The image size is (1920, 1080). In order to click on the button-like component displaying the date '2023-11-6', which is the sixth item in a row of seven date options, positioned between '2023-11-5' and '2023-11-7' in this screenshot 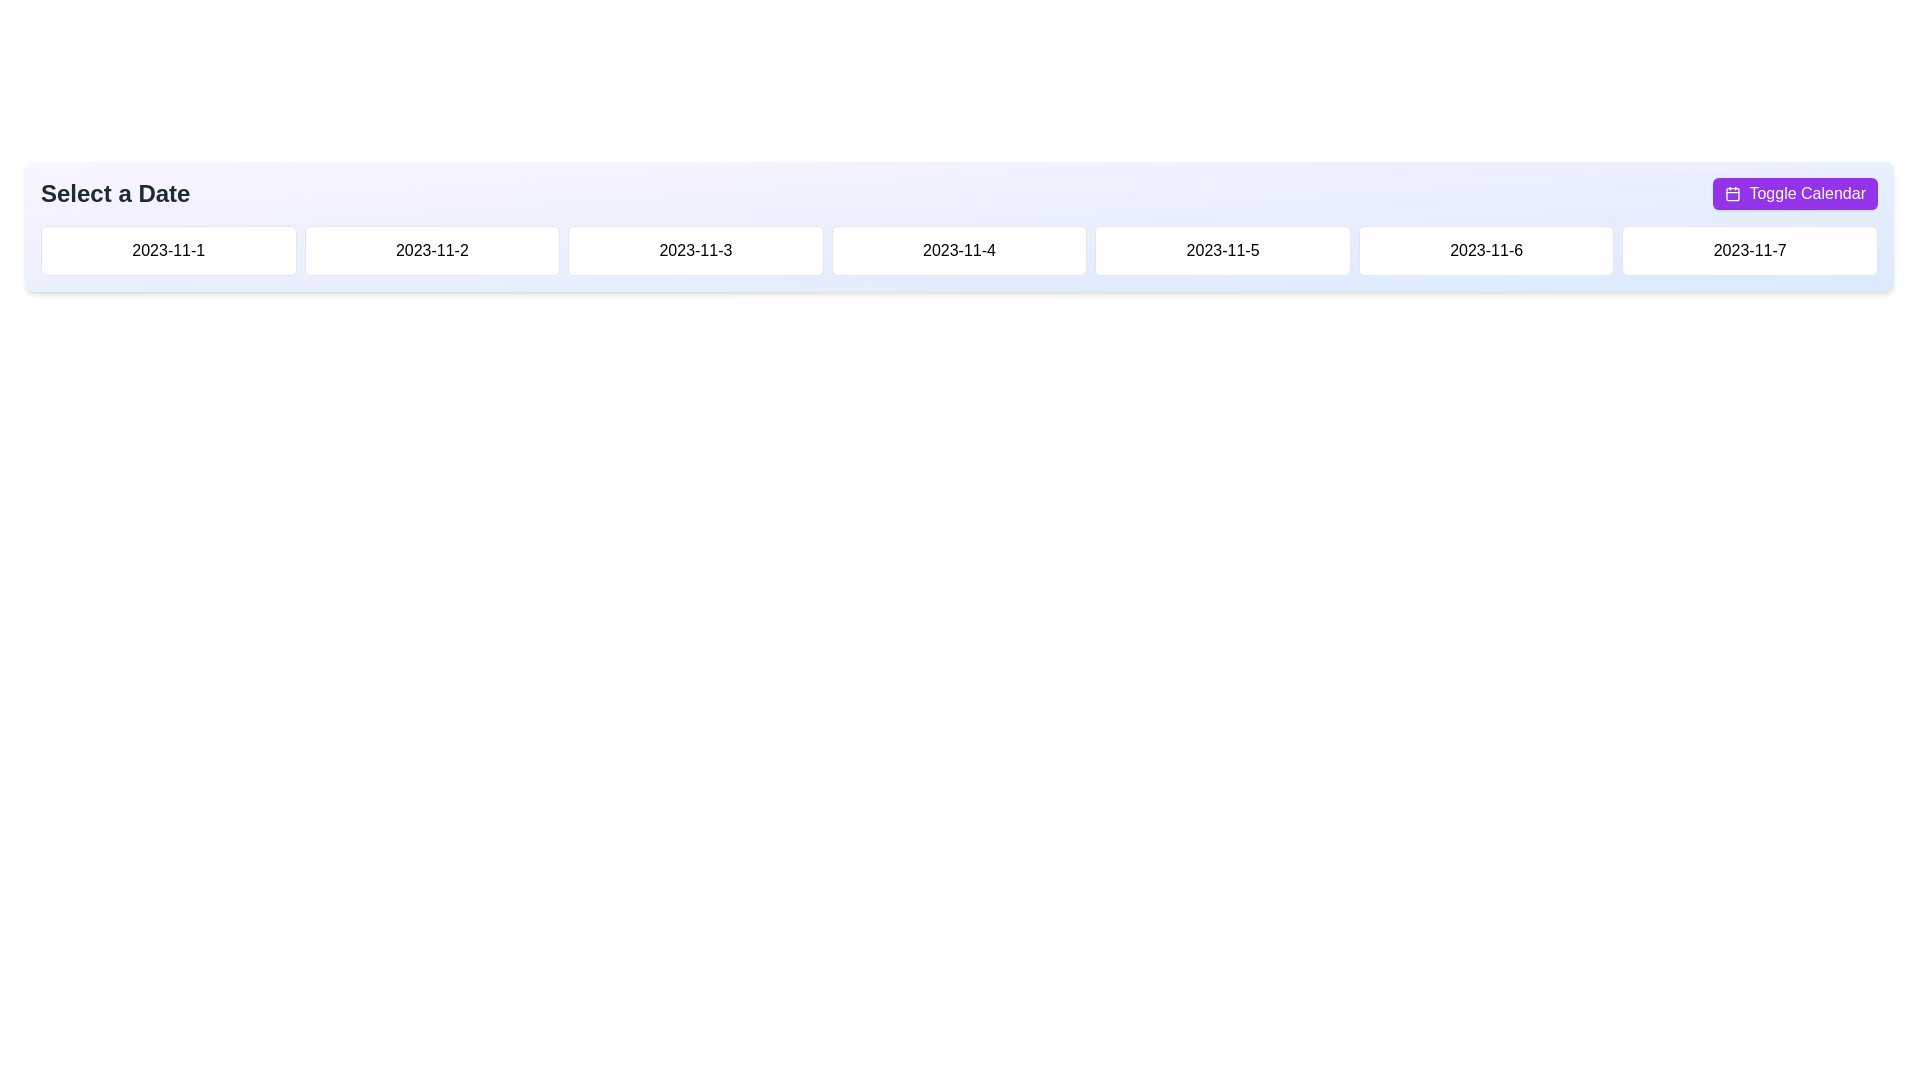, I will do `click(1486, 249)`.